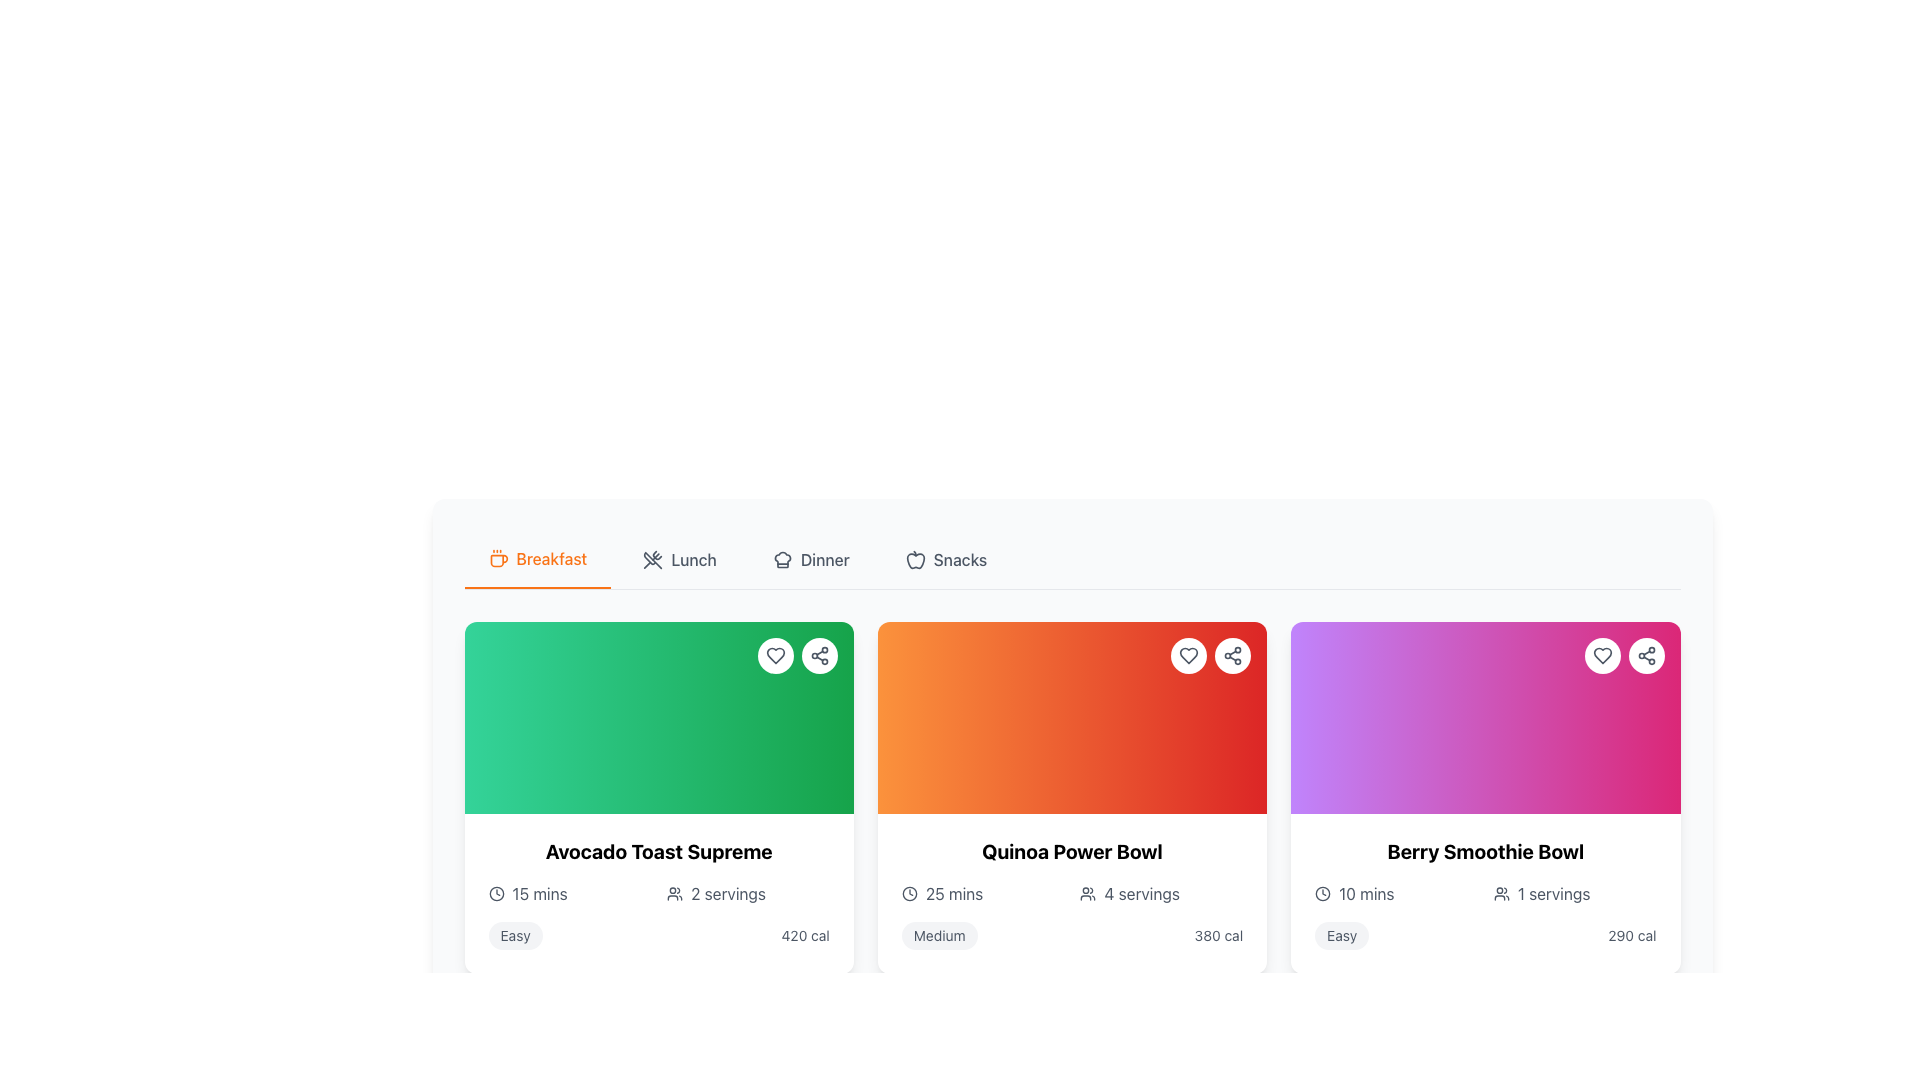  Describe the element at coordinates (727, 893) in the screenshot. I see `text displayed on the Text Label that shows the number of servings for the recipe located under the title 'Avocado Toast Supreme'` at that location.